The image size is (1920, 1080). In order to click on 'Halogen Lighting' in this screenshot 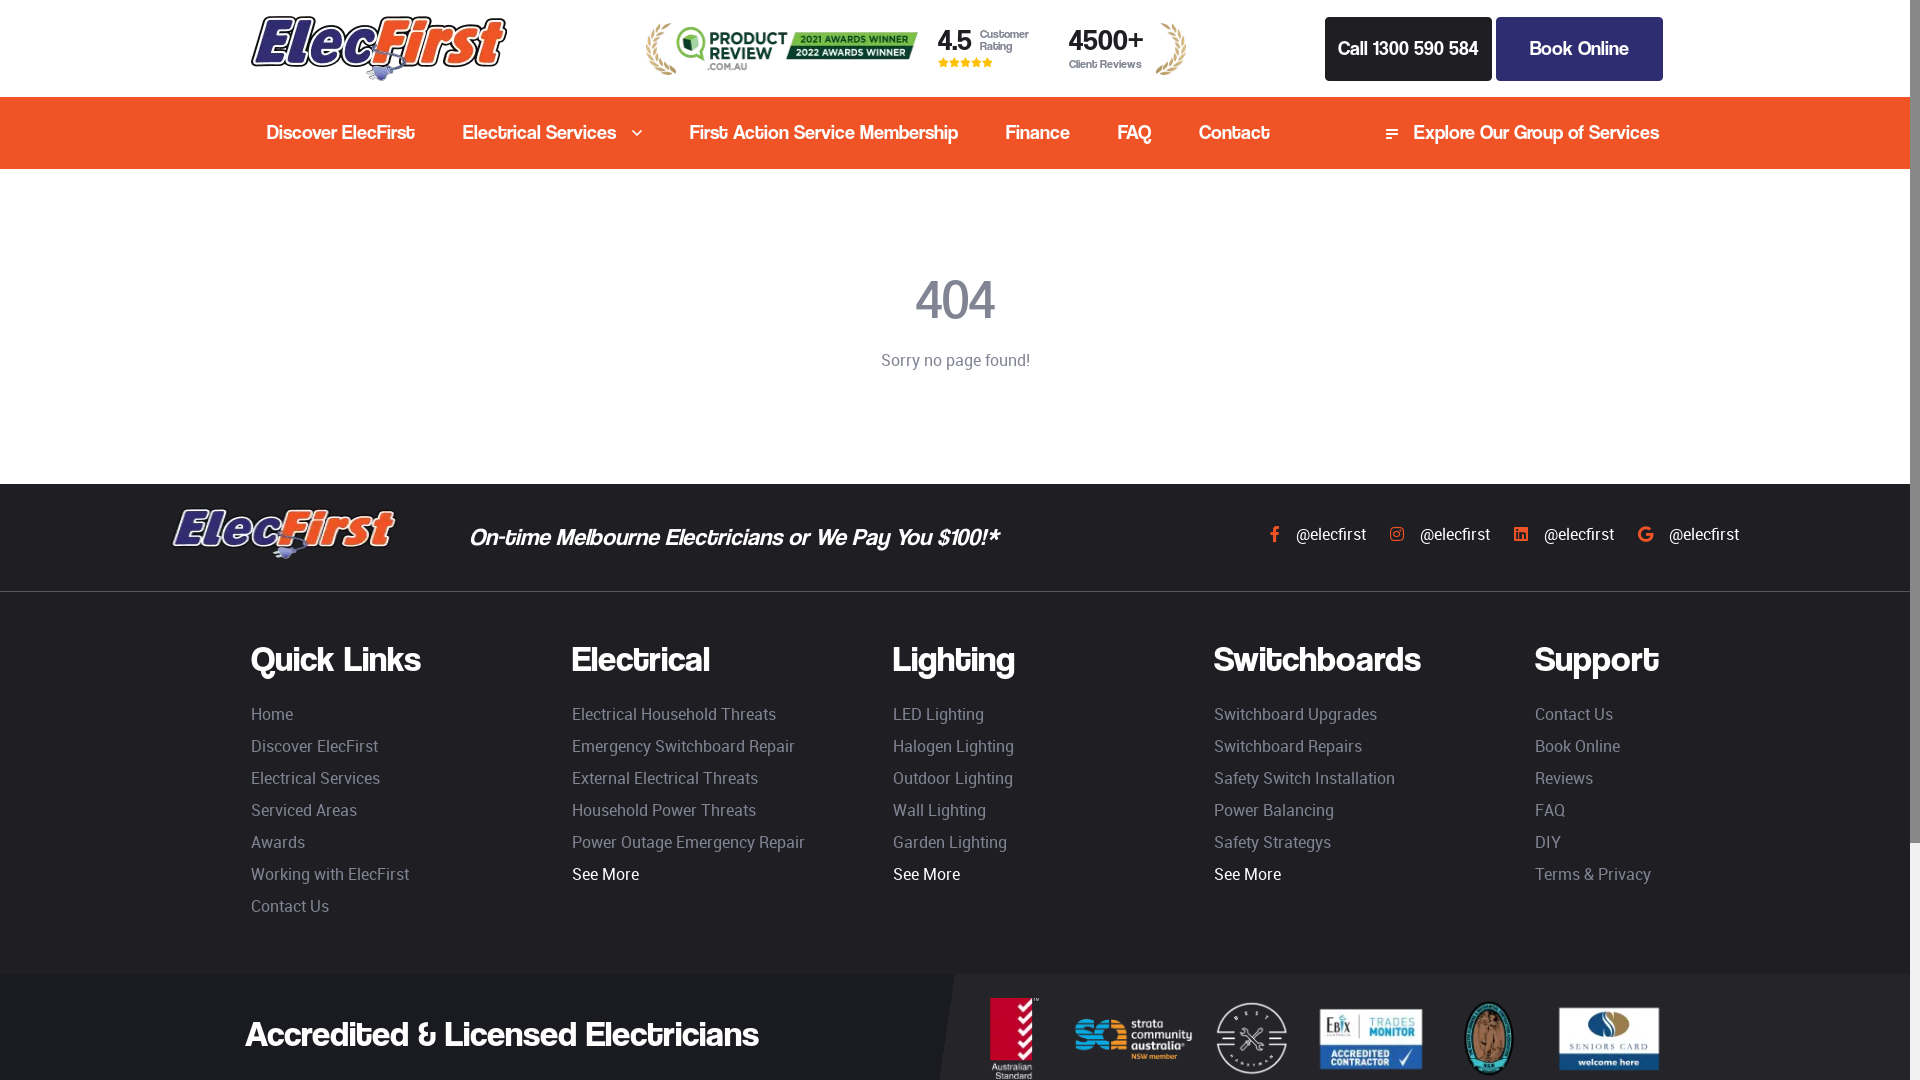, I will do `click(952, 745)`.